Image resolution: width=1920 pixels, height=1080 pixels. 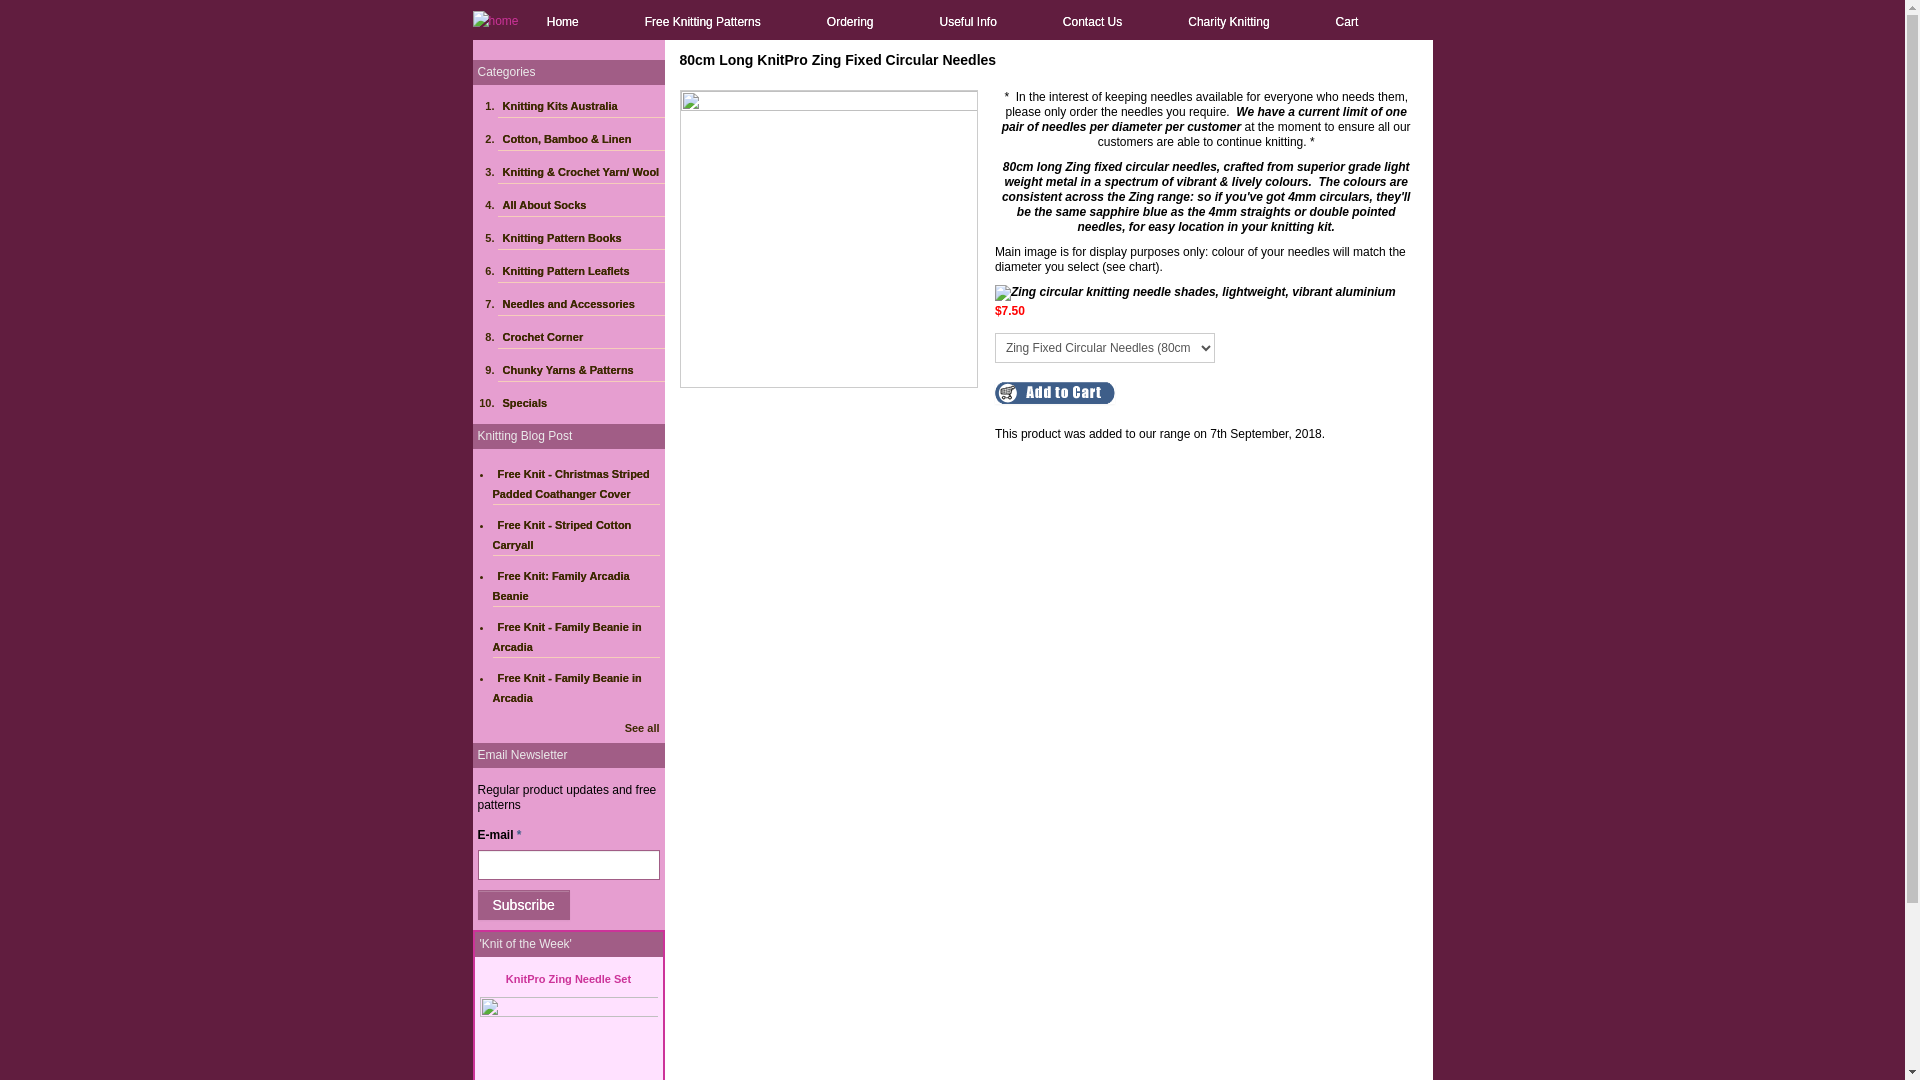 What do you see at coordinates (580, 335) in the screenshot?
I see `'Crochet Corner'` at bounding box center [580, 335].